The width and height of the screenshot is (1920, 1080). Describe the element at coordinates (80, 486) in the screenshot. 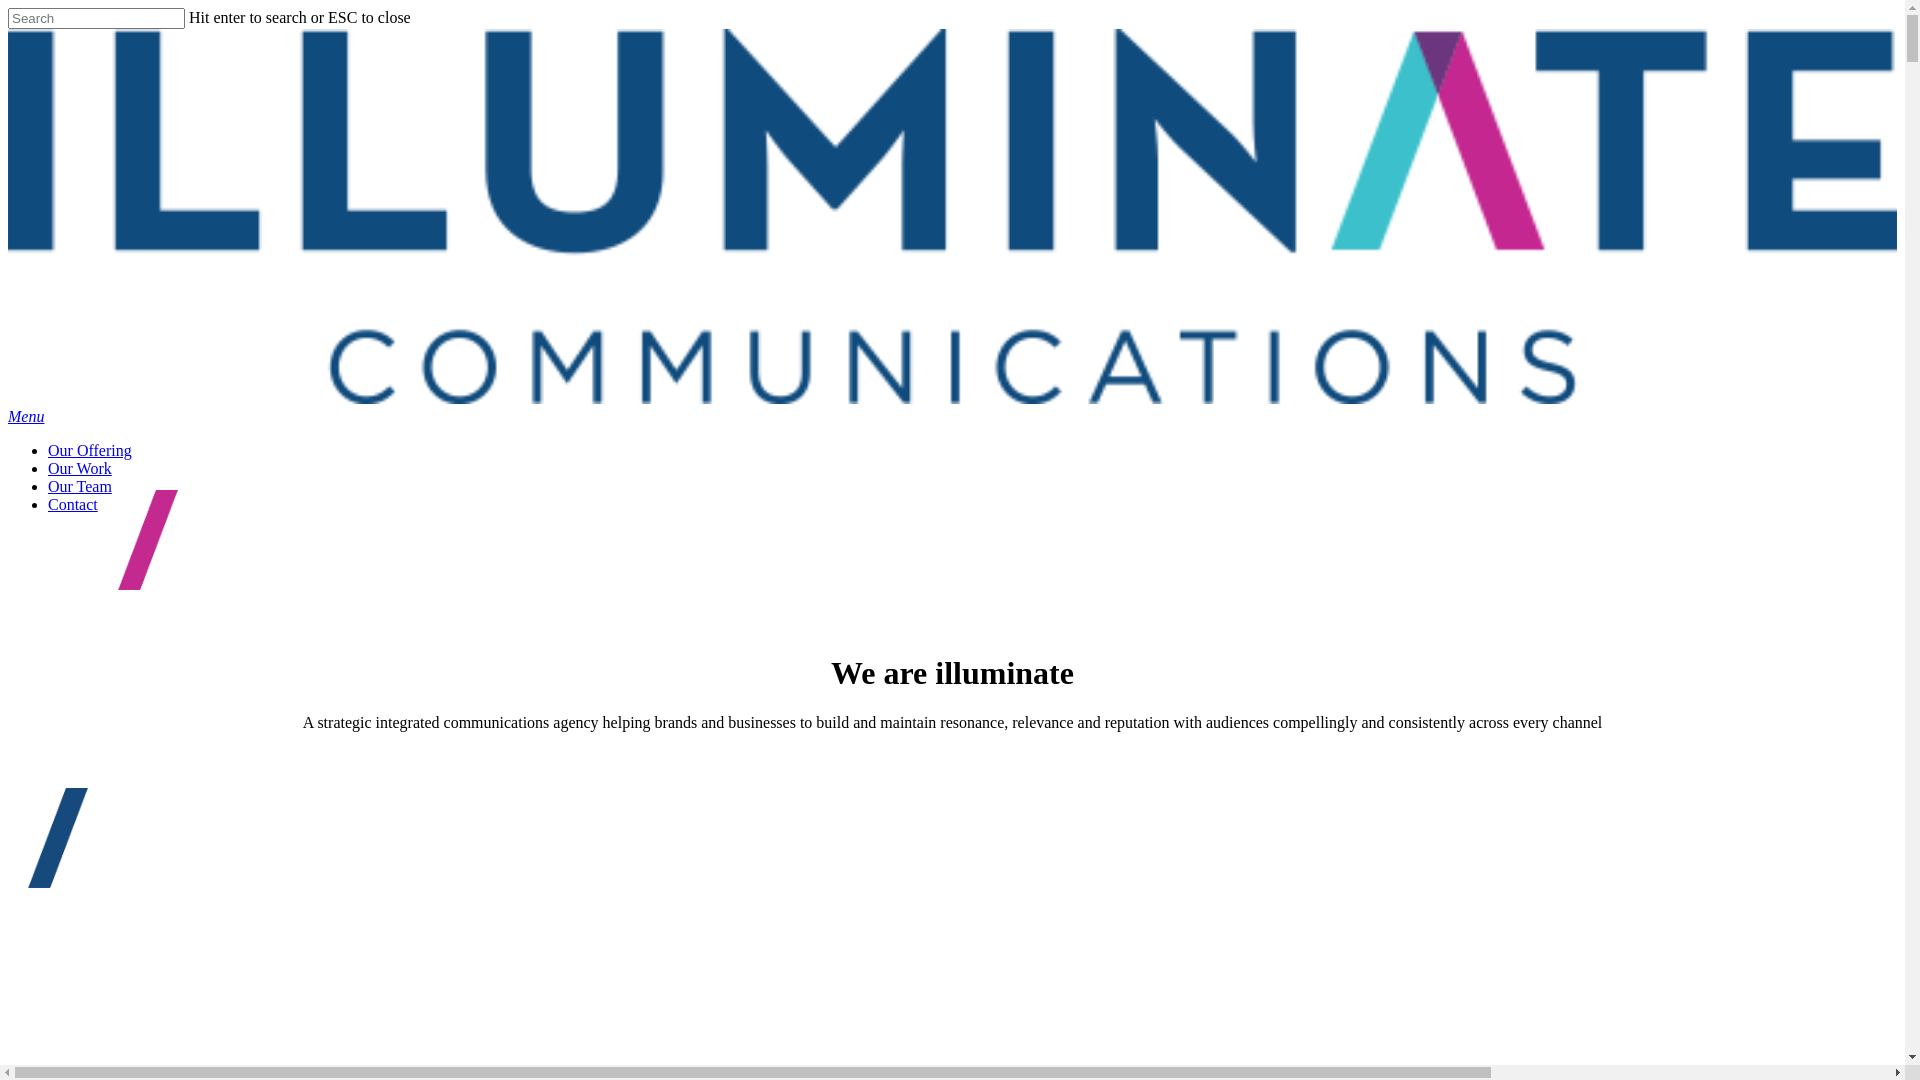

I see `'Our Team'` at that location.